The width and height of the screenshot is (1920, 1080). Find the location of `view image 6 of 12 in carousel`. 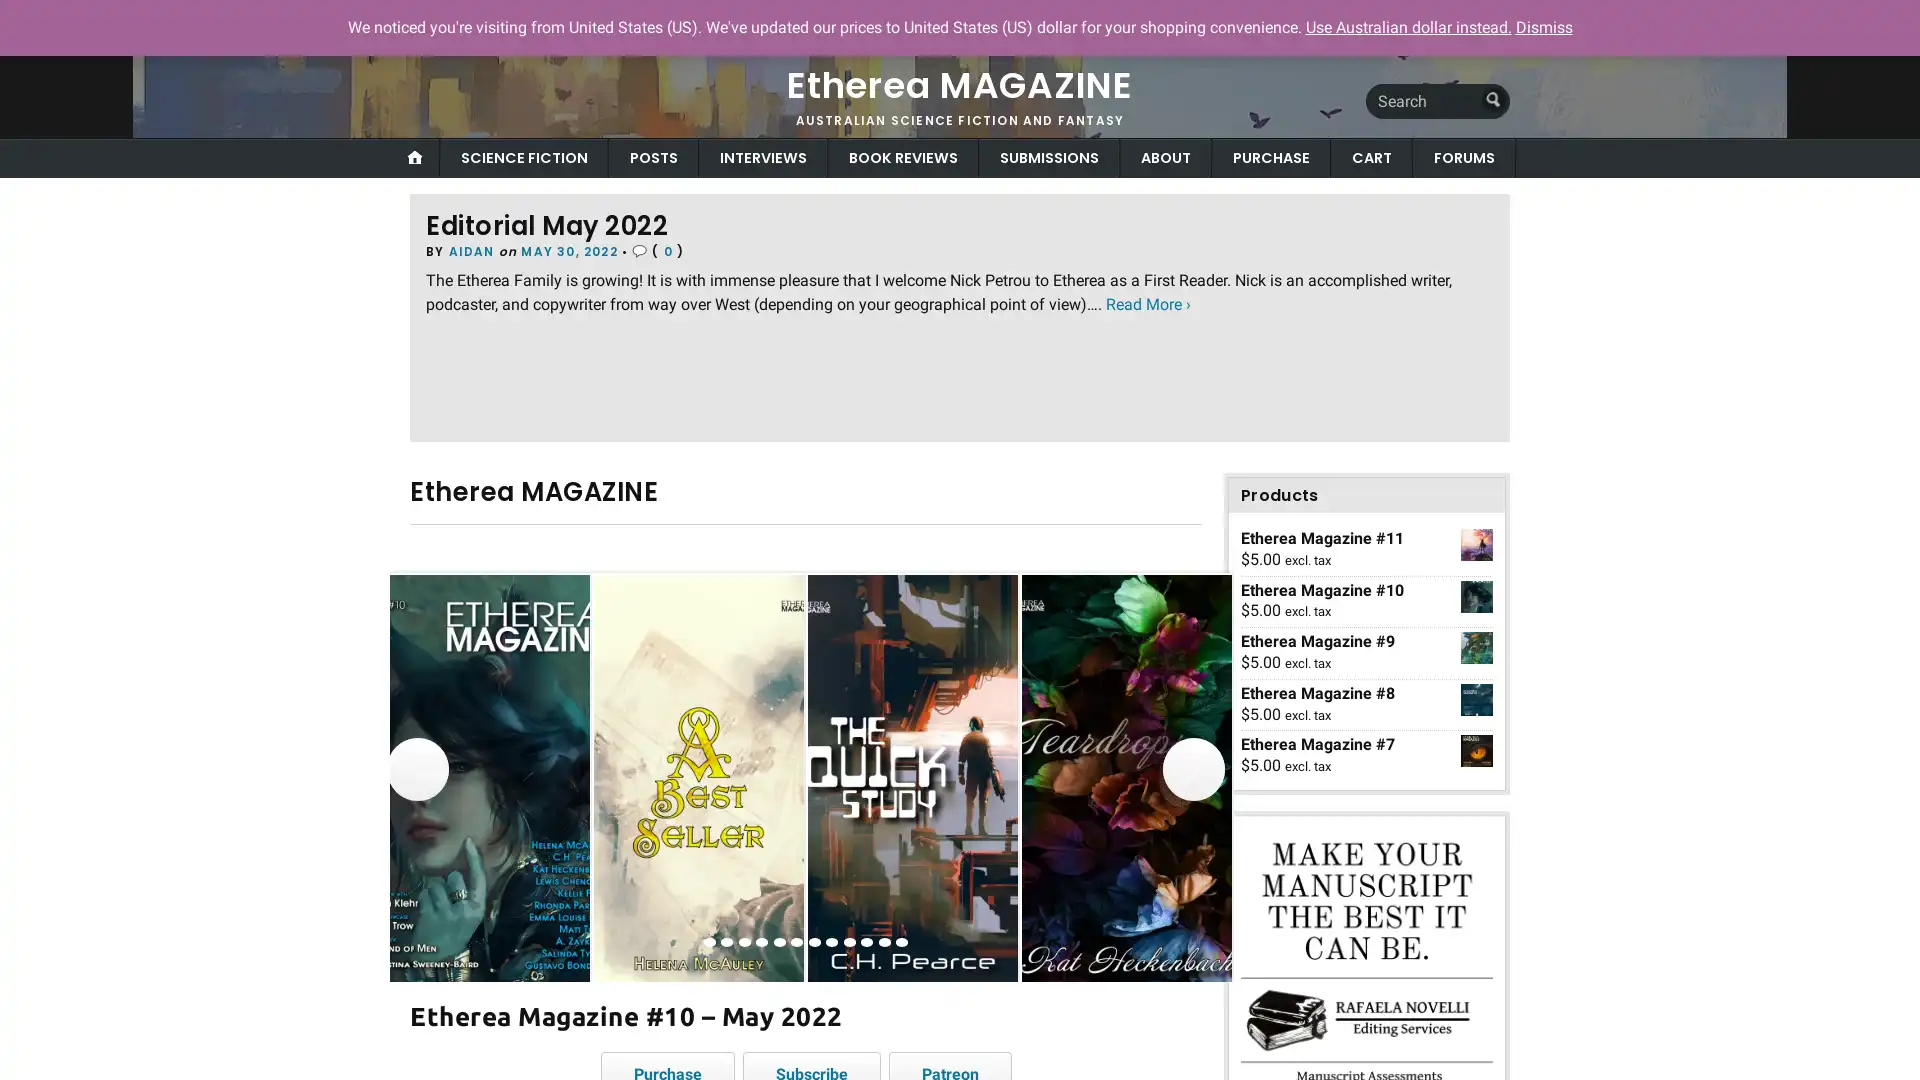

view image 6 of 12 in carousel is located at coordinates (795, 941).